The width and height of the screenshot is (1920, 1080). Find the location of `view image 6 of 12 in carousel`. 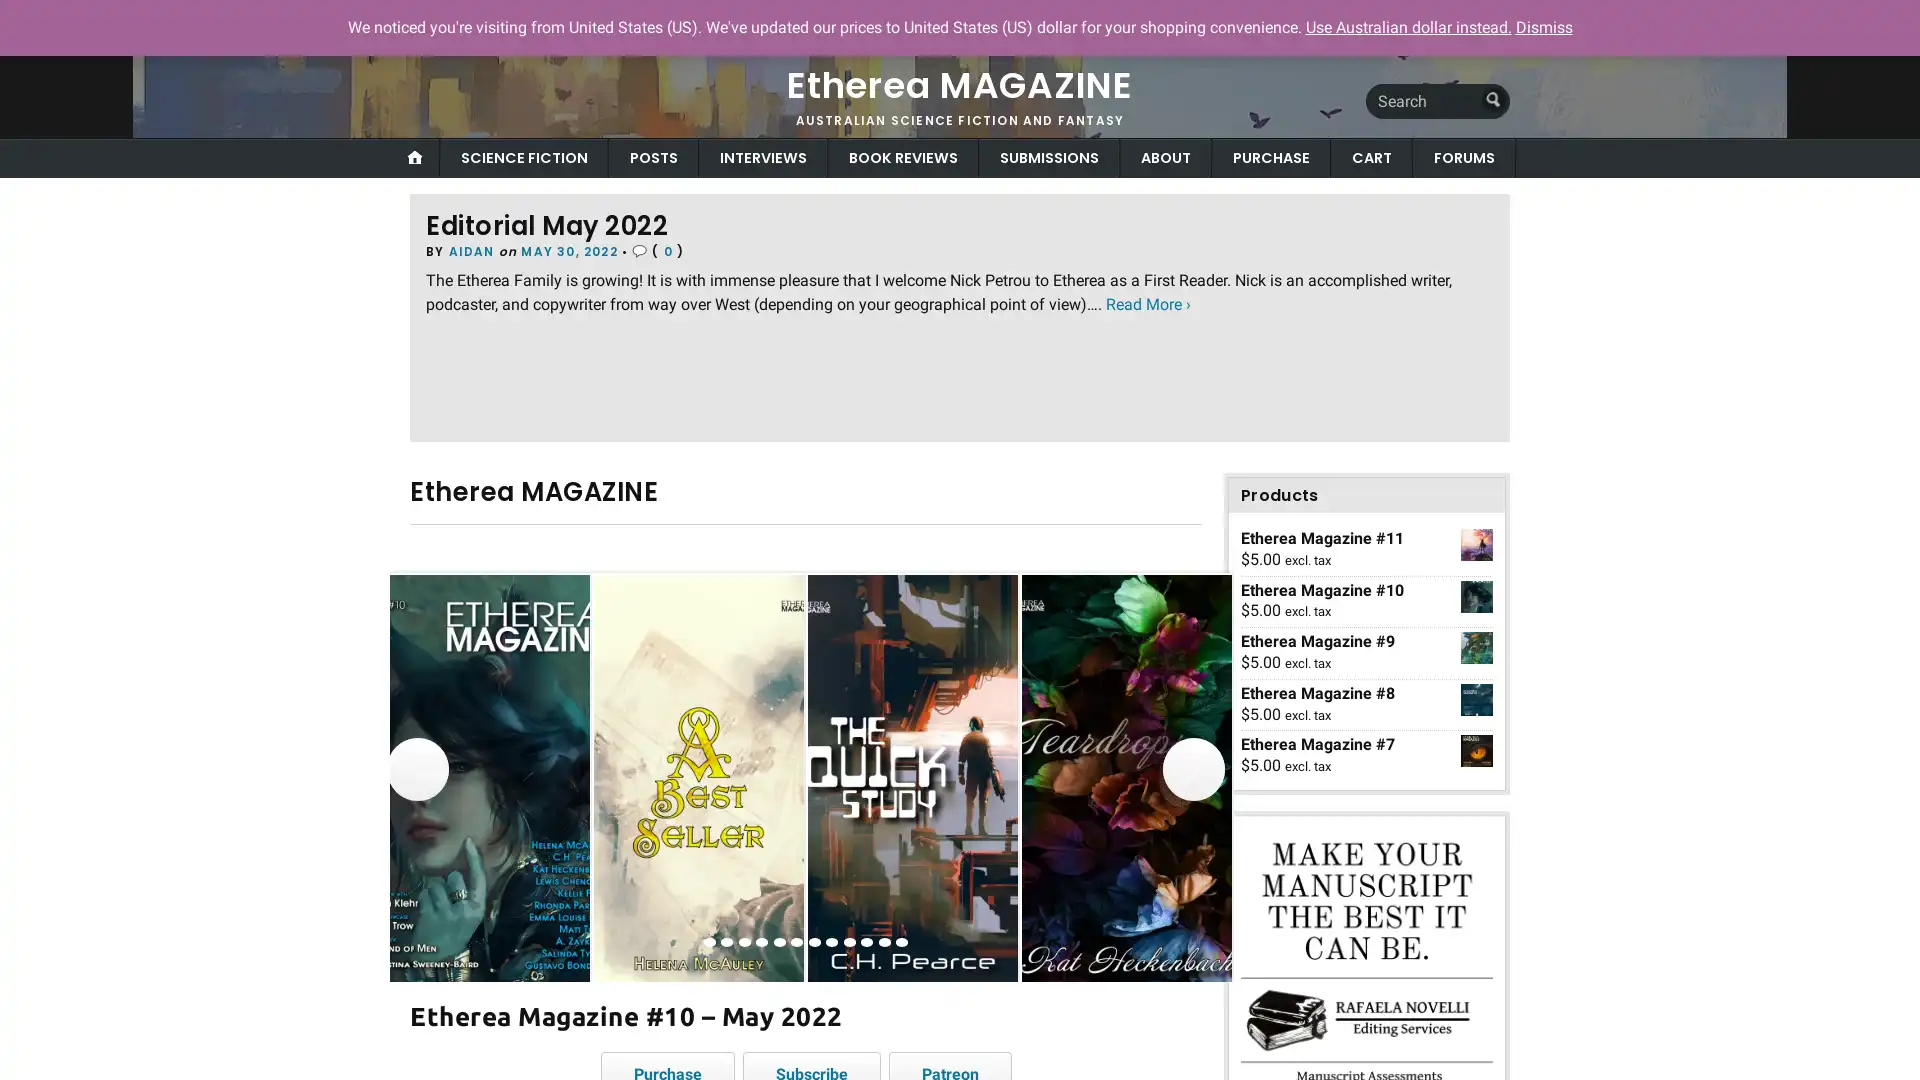

view image 6 of 12 in carousel is located at coordinates (795, 941).